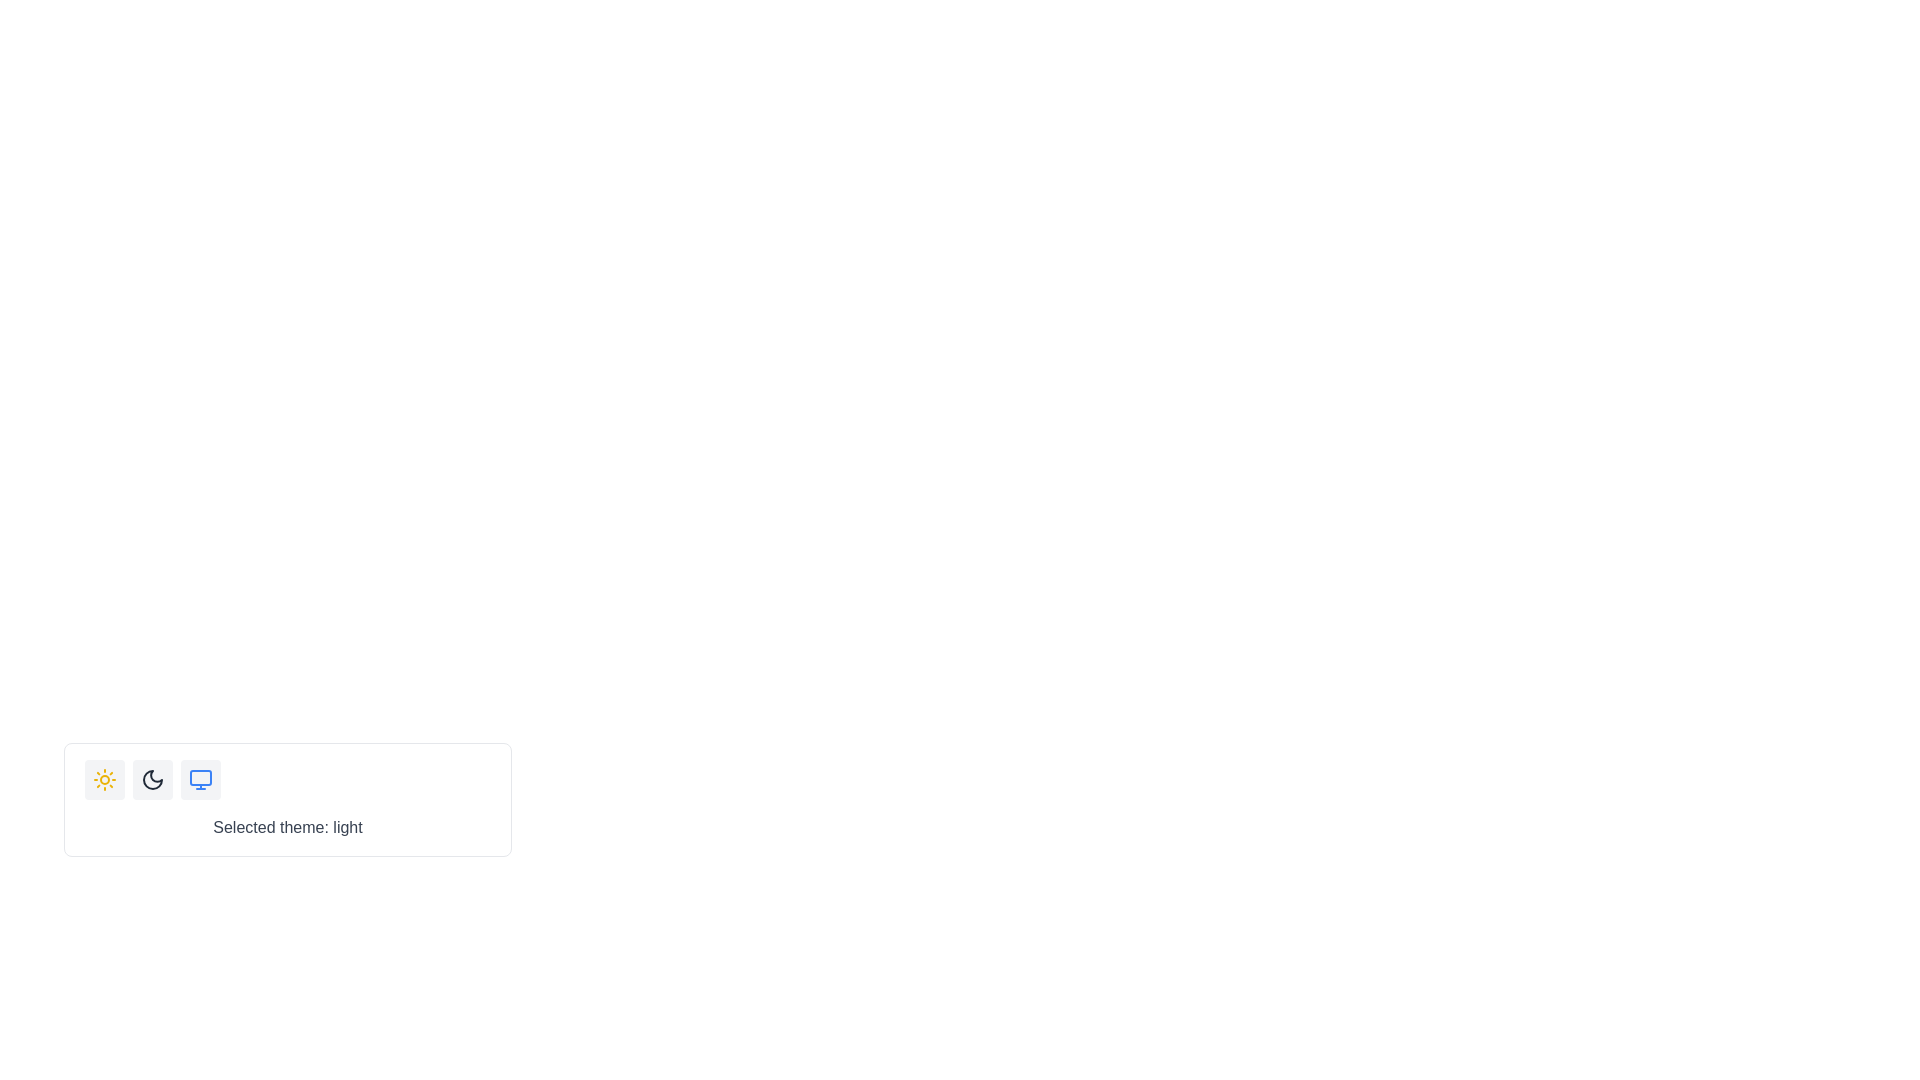 The image size is (1920, 1080). What do you see at coordinates (152, 778) in the screenshot?
I see `the button with a moon icon at its center` at bounding box center [152, 778].